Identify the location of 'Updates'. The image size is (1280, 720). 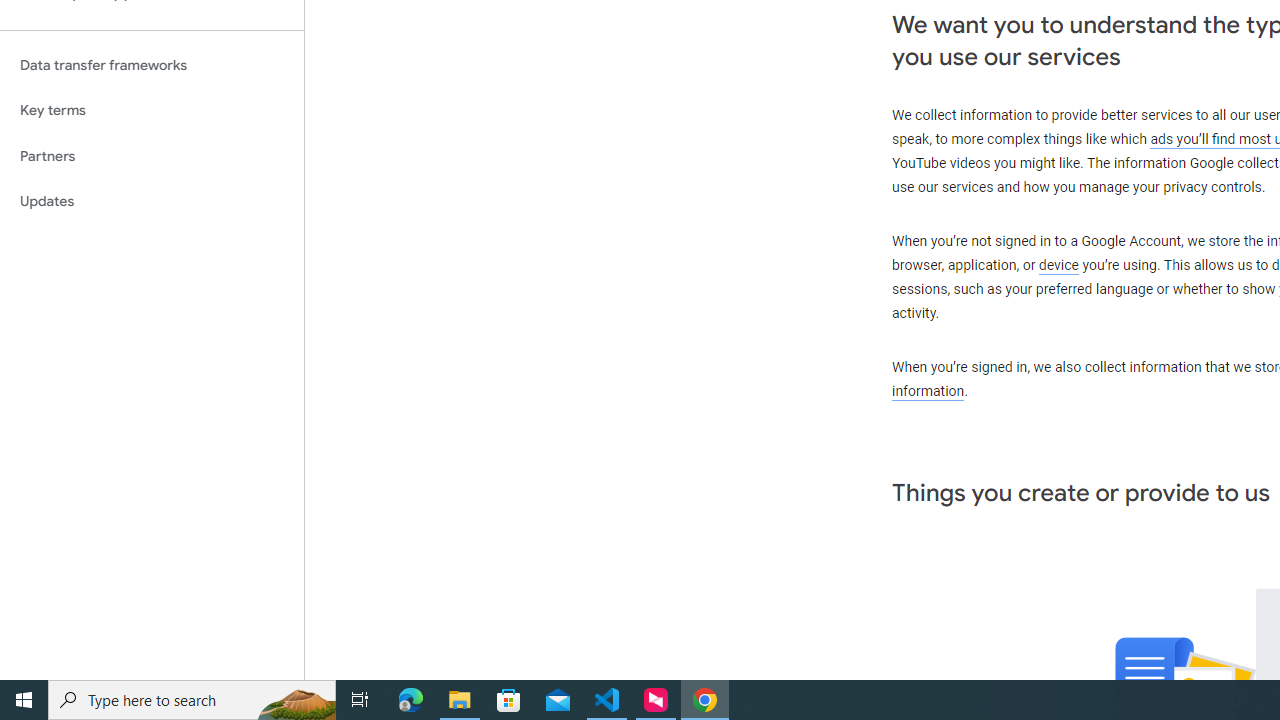
(151, 201).